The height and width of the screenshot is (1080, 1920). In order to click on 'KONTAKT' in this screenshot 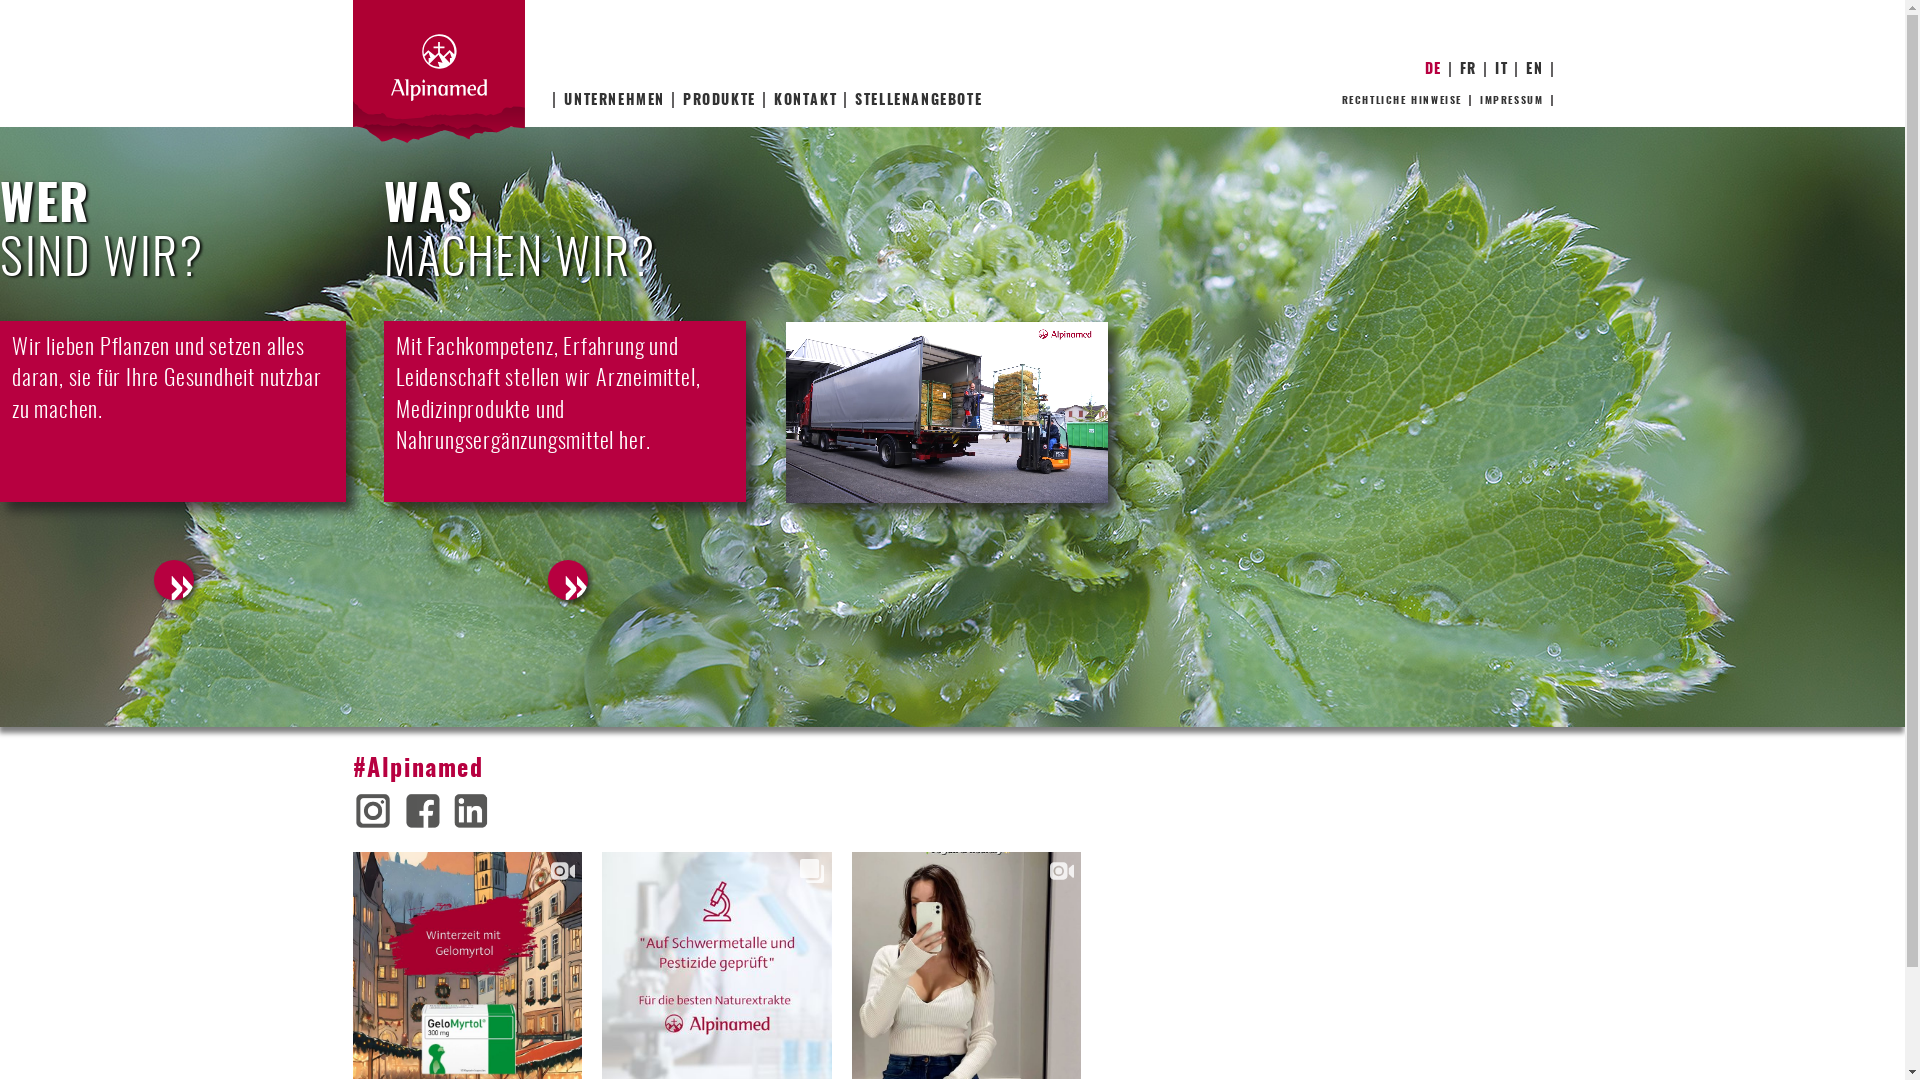, I will do `click(803, 100)`.